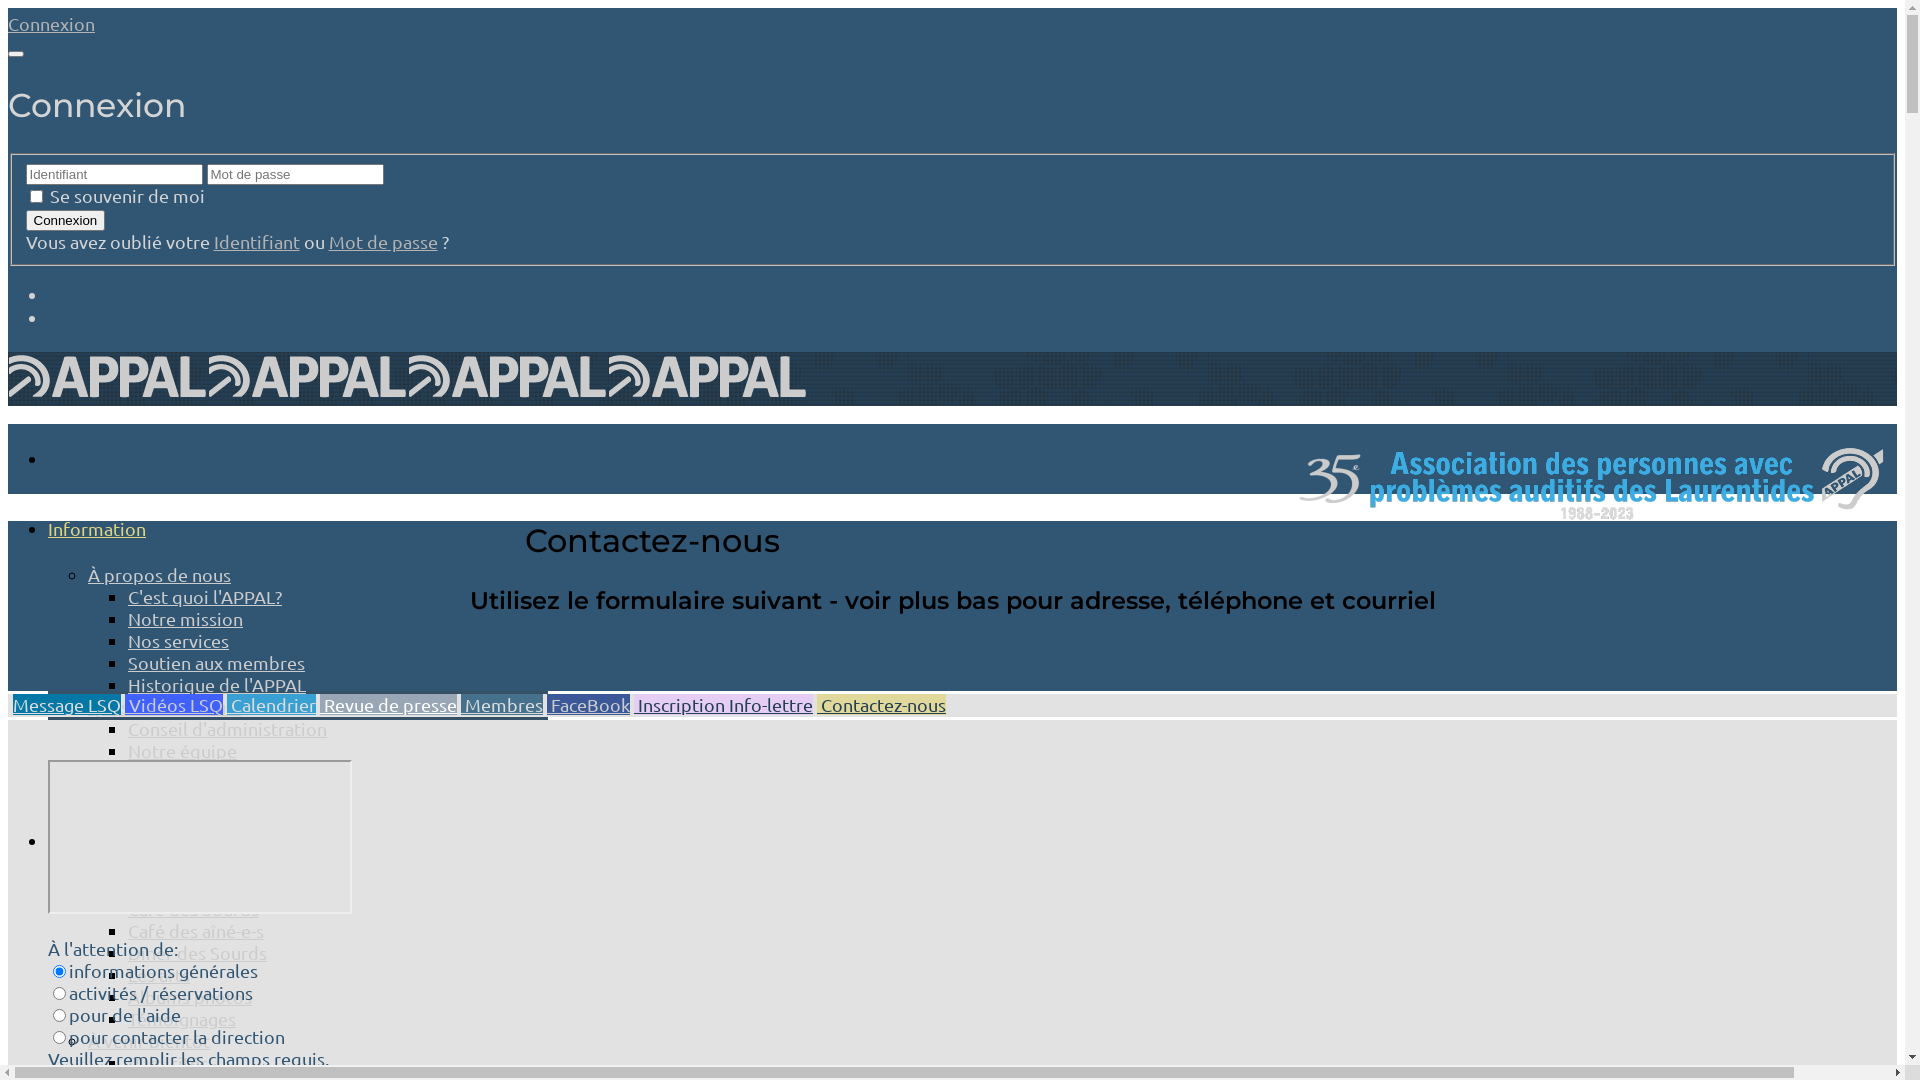 Image resolution: width=1920 pixels, height=1080 pixels. Describe the element at coordinates (127, 662) in the screenshot. I see `'Soutien aux membres'` at that location.